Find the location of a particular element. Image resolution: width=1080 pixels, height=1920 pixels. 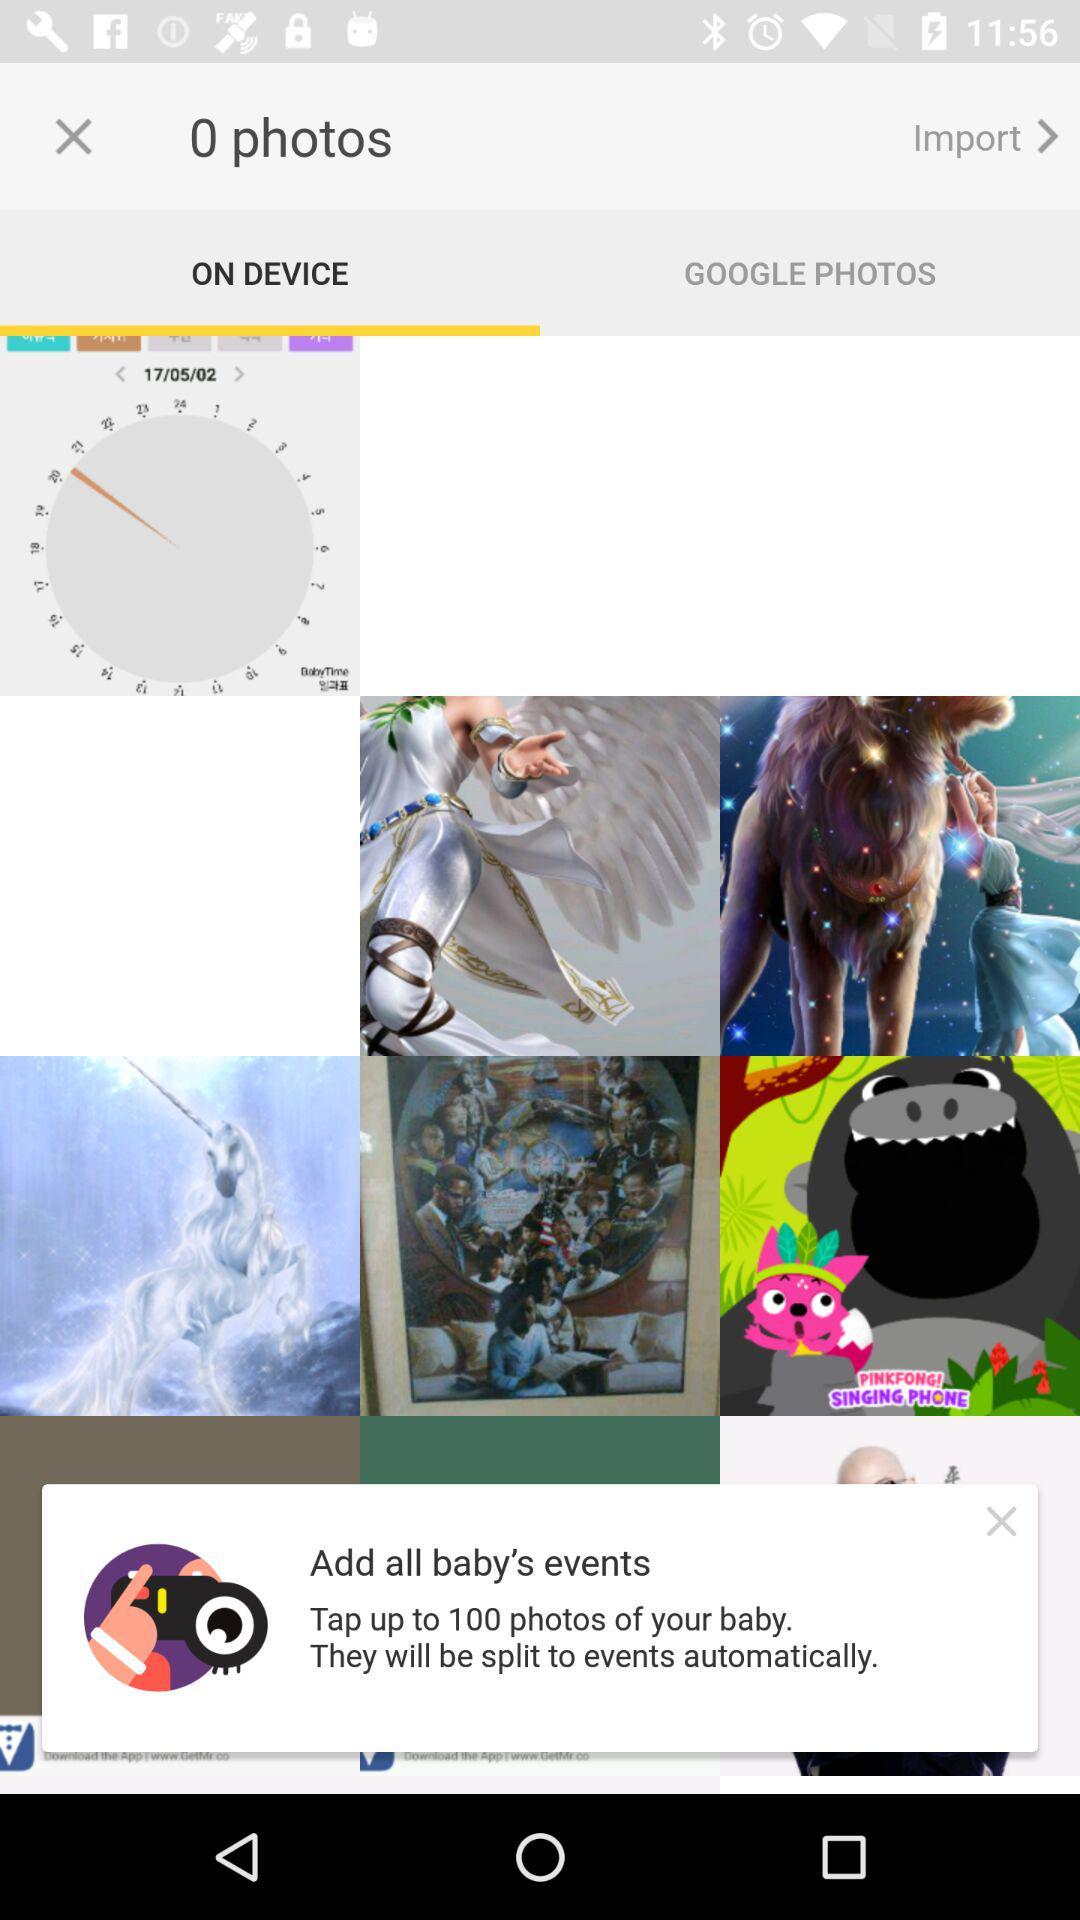

the close icon is located at coordinates (1001, 1520).